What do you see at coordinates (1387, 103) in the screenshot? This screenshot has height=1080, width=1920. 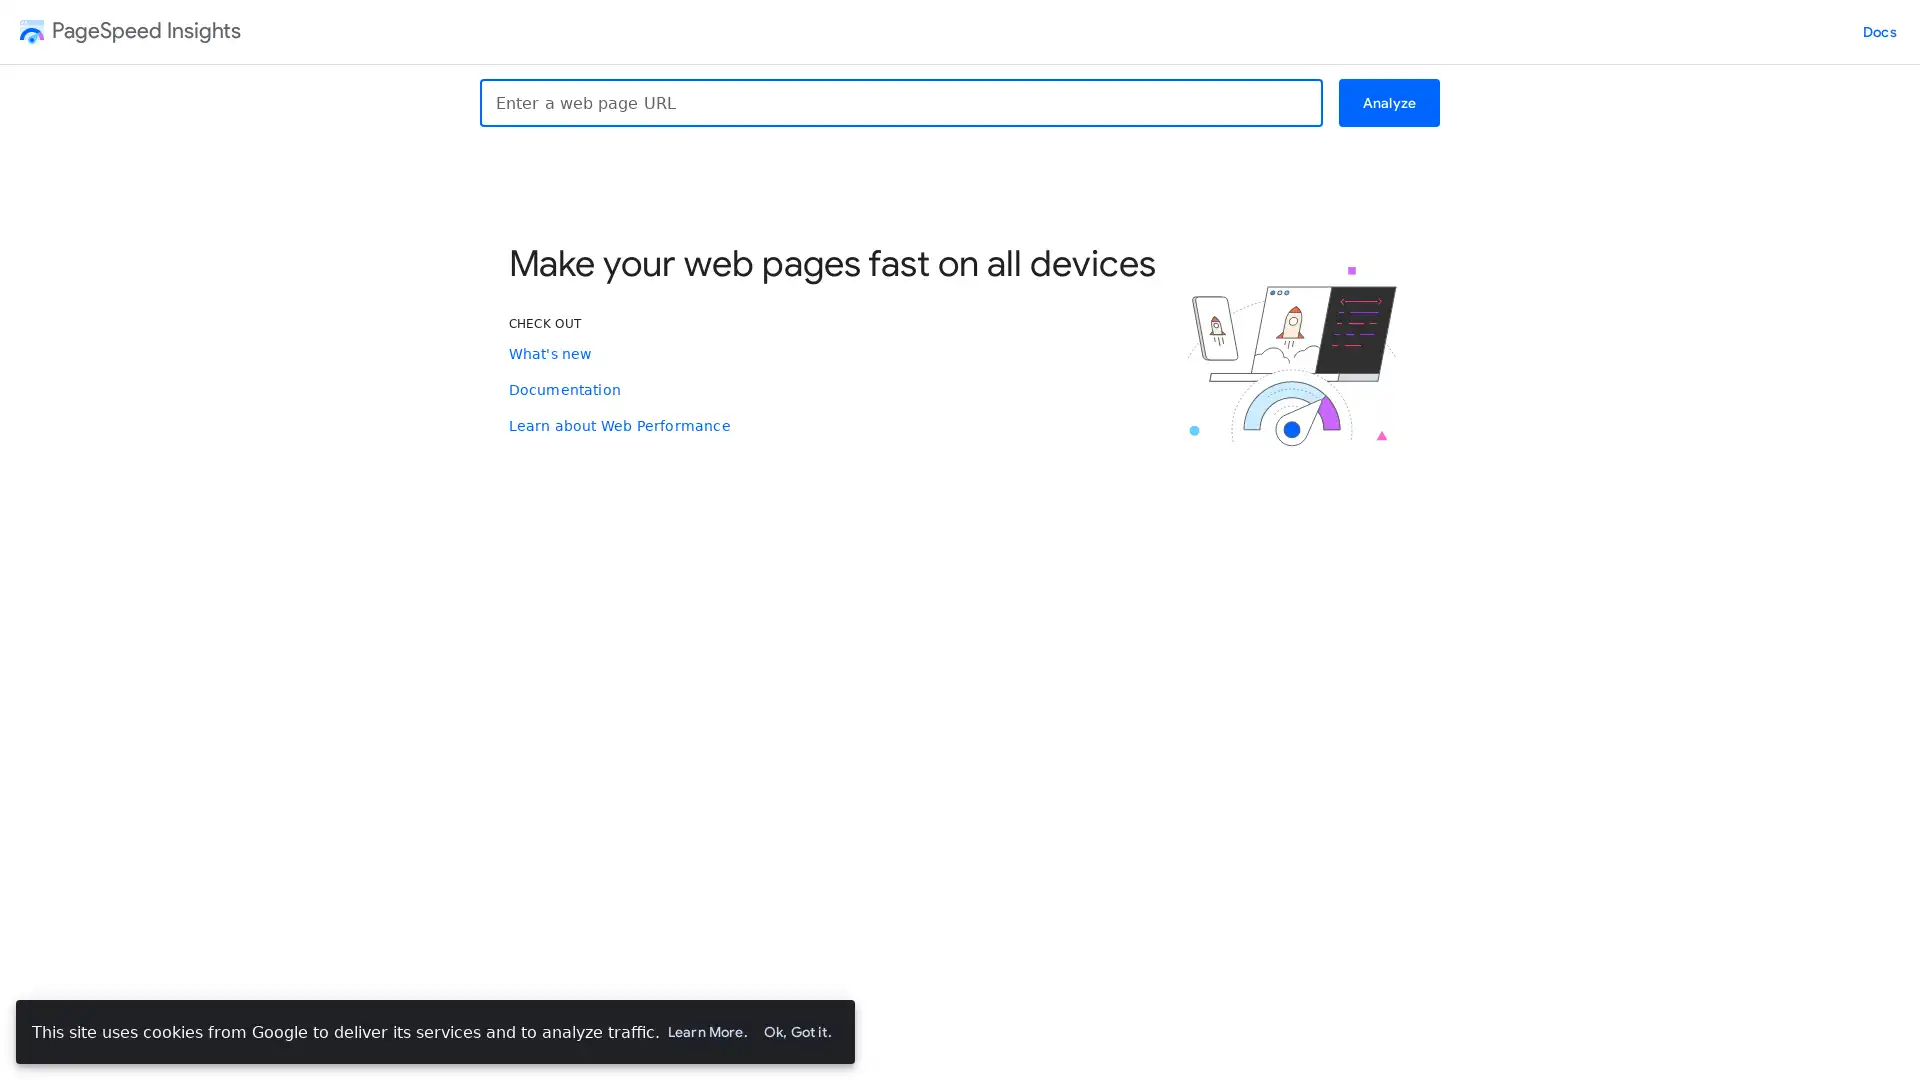 I see `Analyze` at bounding box center [1387, 103].